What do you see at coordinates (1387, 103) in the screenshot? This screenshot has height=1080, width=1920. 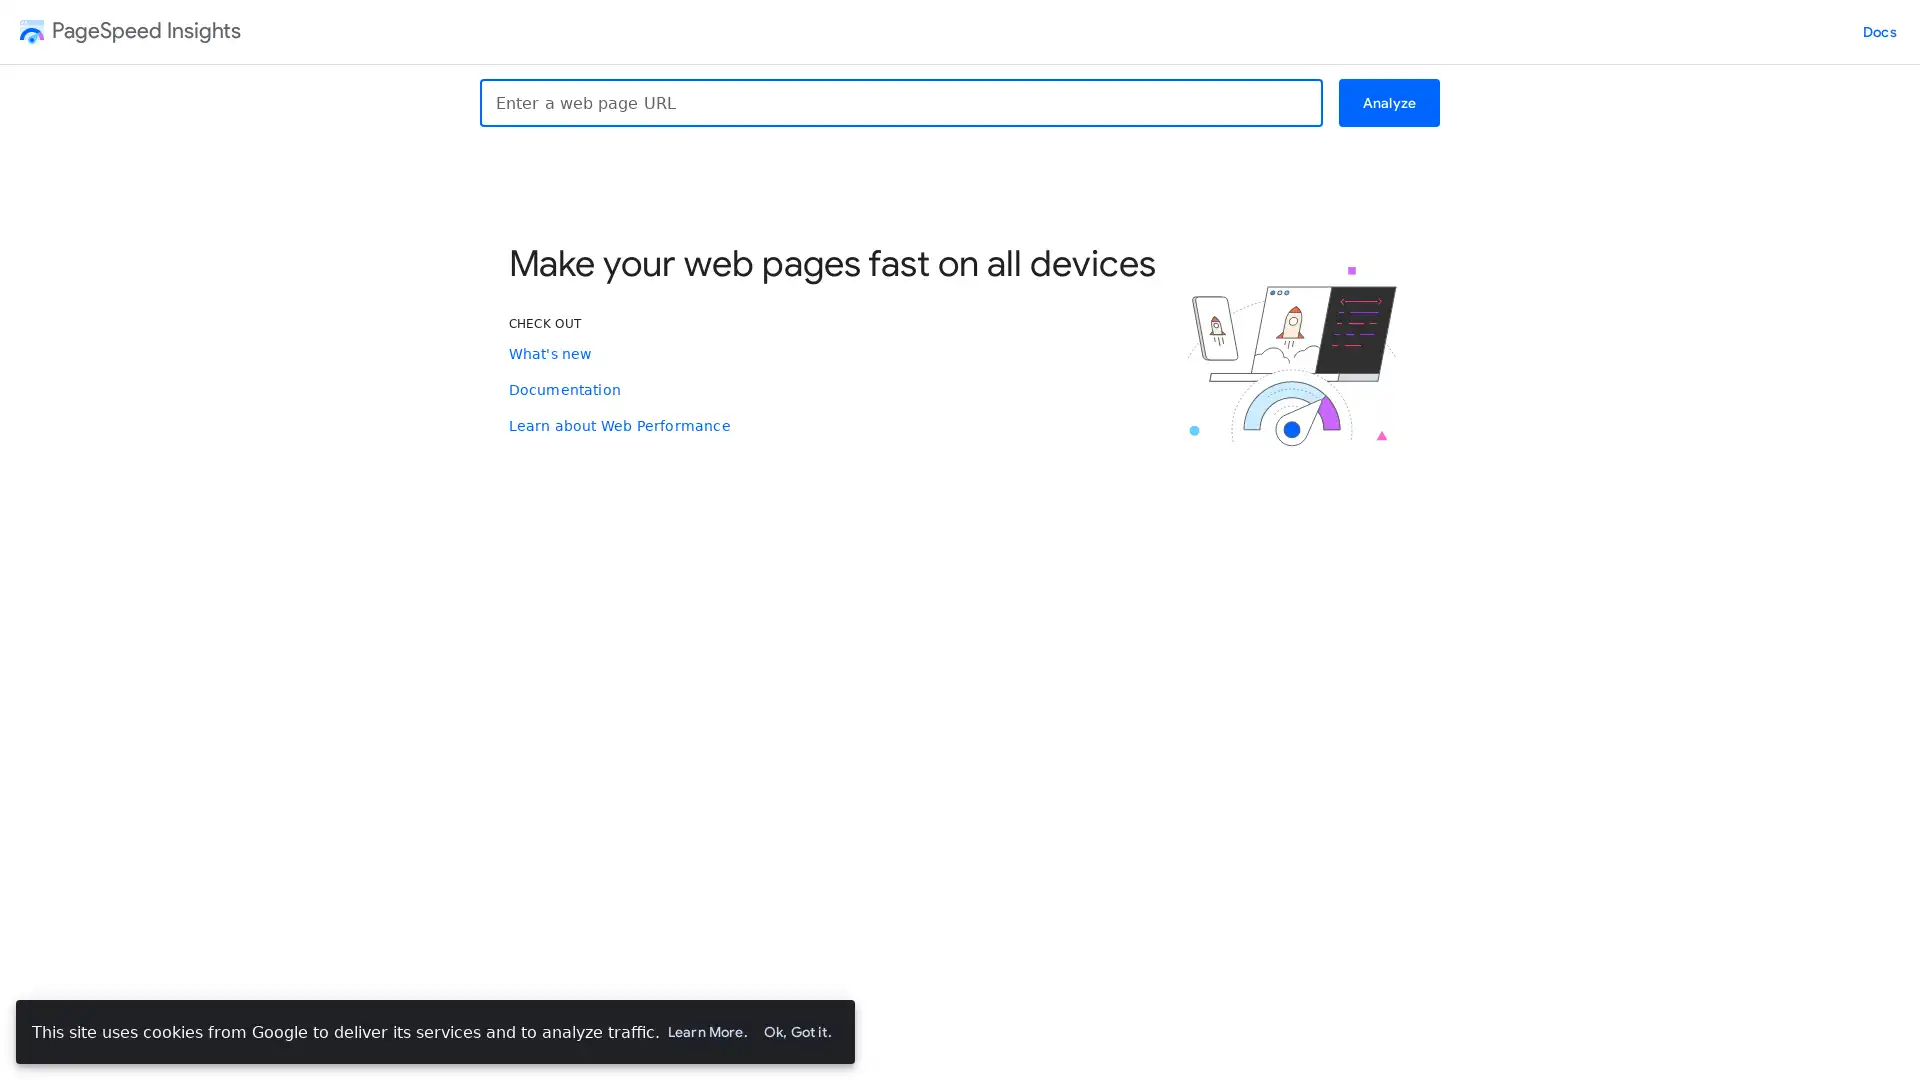 I see `Analyze` at bounding box center [1387, 103].